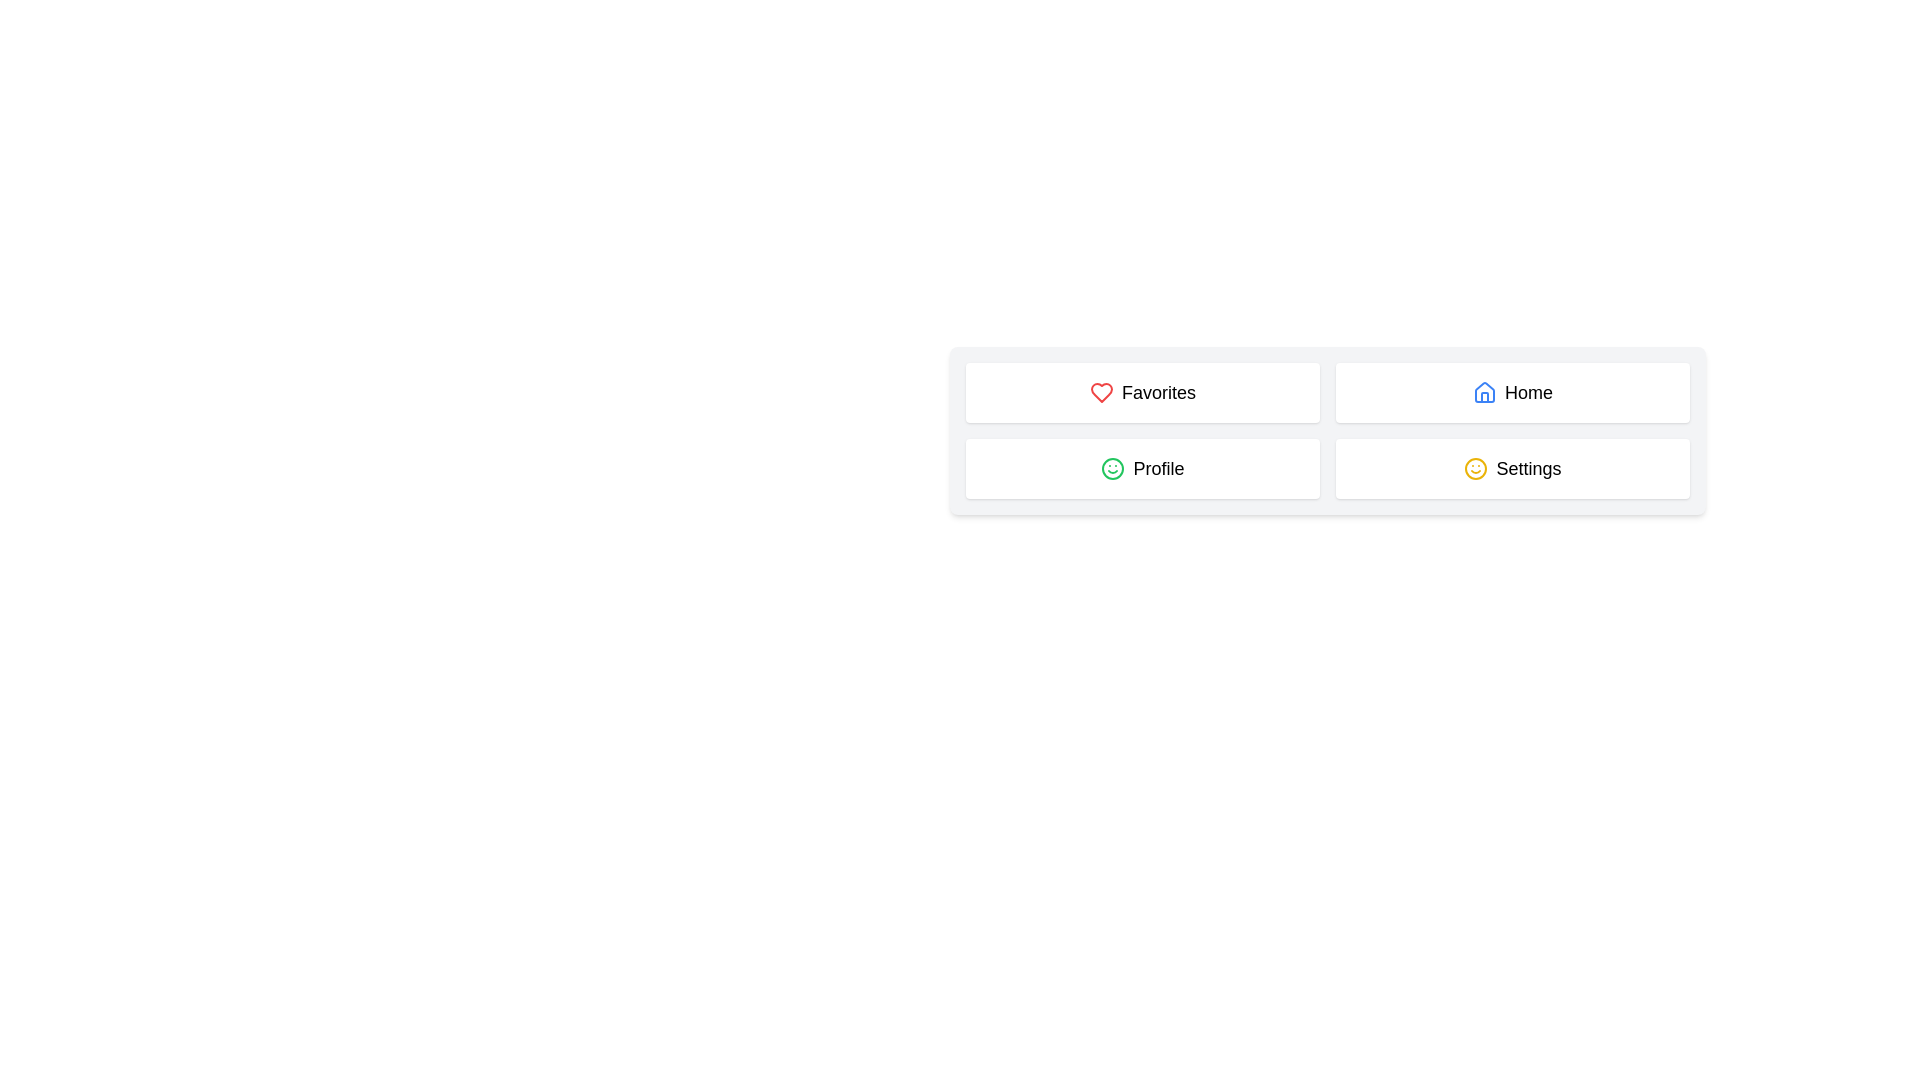  I want to click on 'Home' text label which is styled in a large font weight and located in the top row, second column of a grid-like structure, next to a house-shaped icon, so click(1527, 393).